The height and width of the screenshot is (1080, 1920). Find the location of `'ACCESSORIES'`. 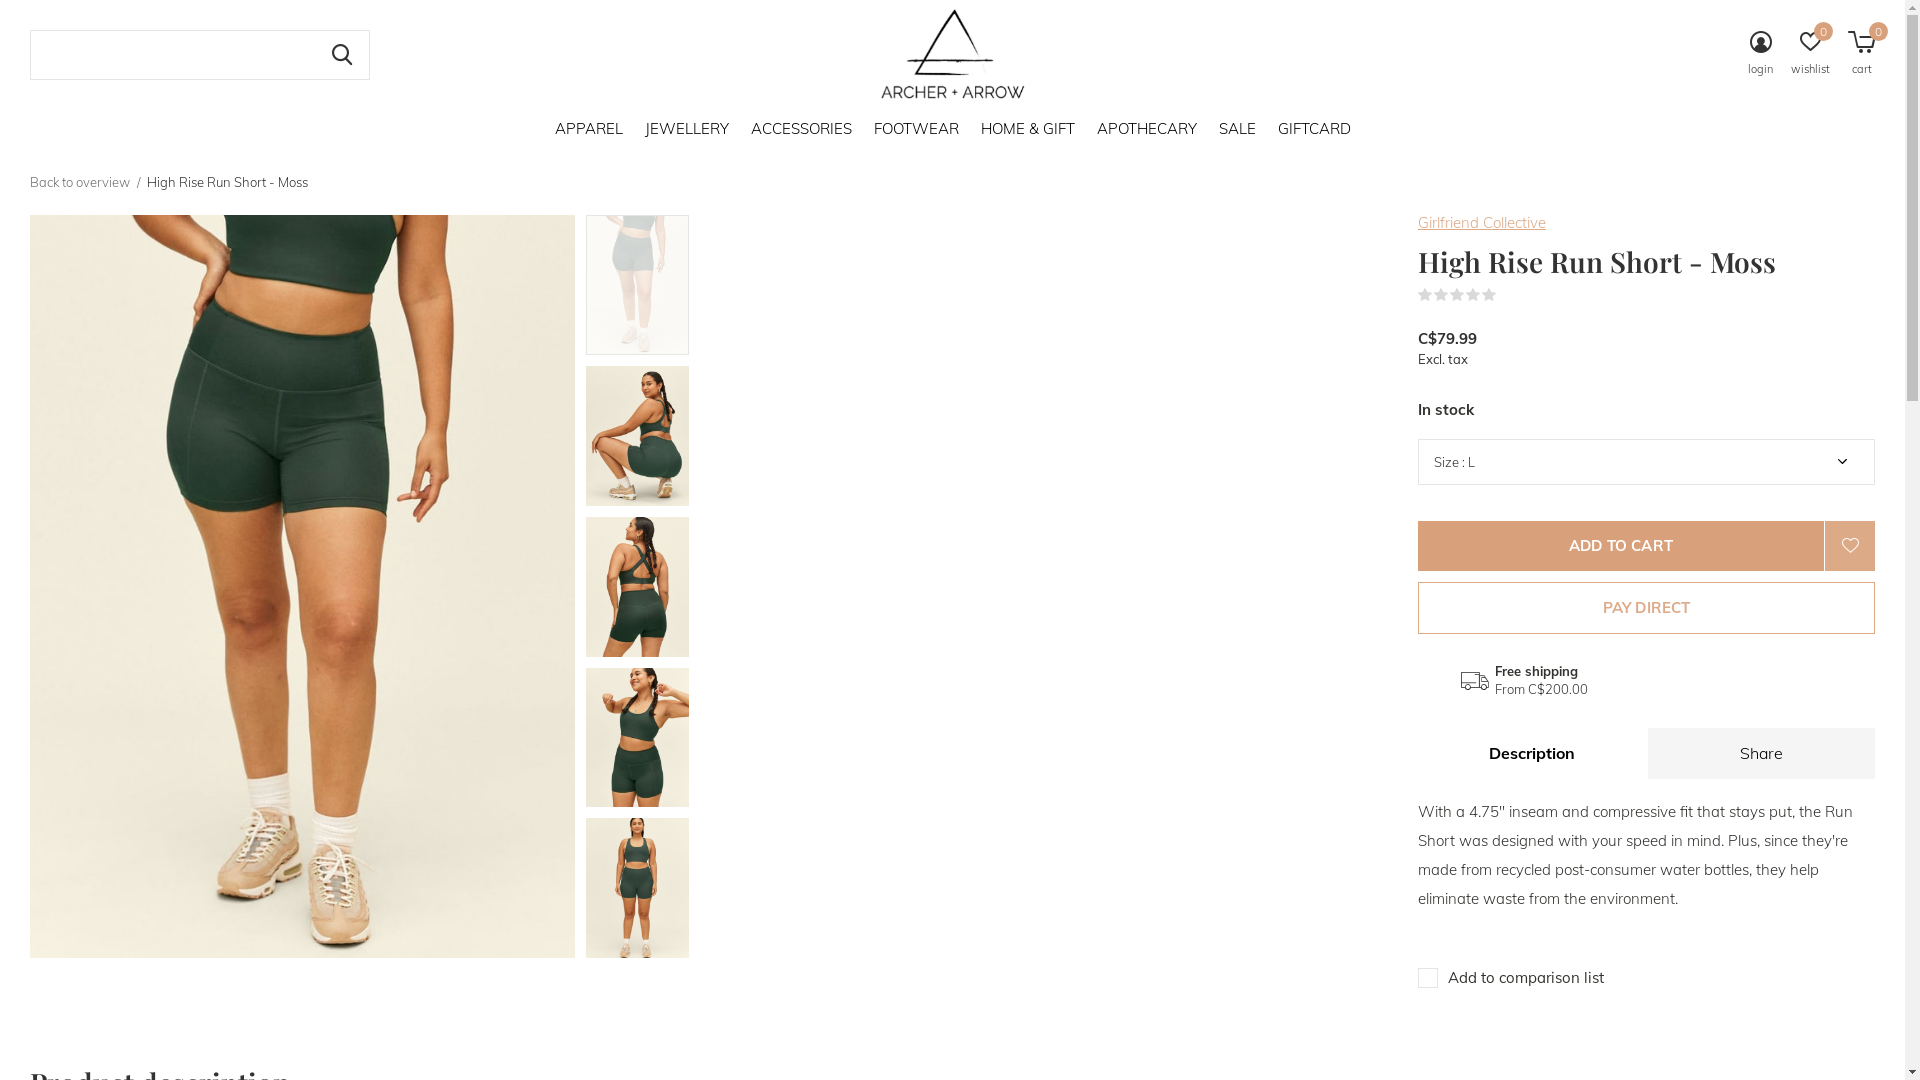

'ACCESSORIES' is located at coordinates (800, 127).